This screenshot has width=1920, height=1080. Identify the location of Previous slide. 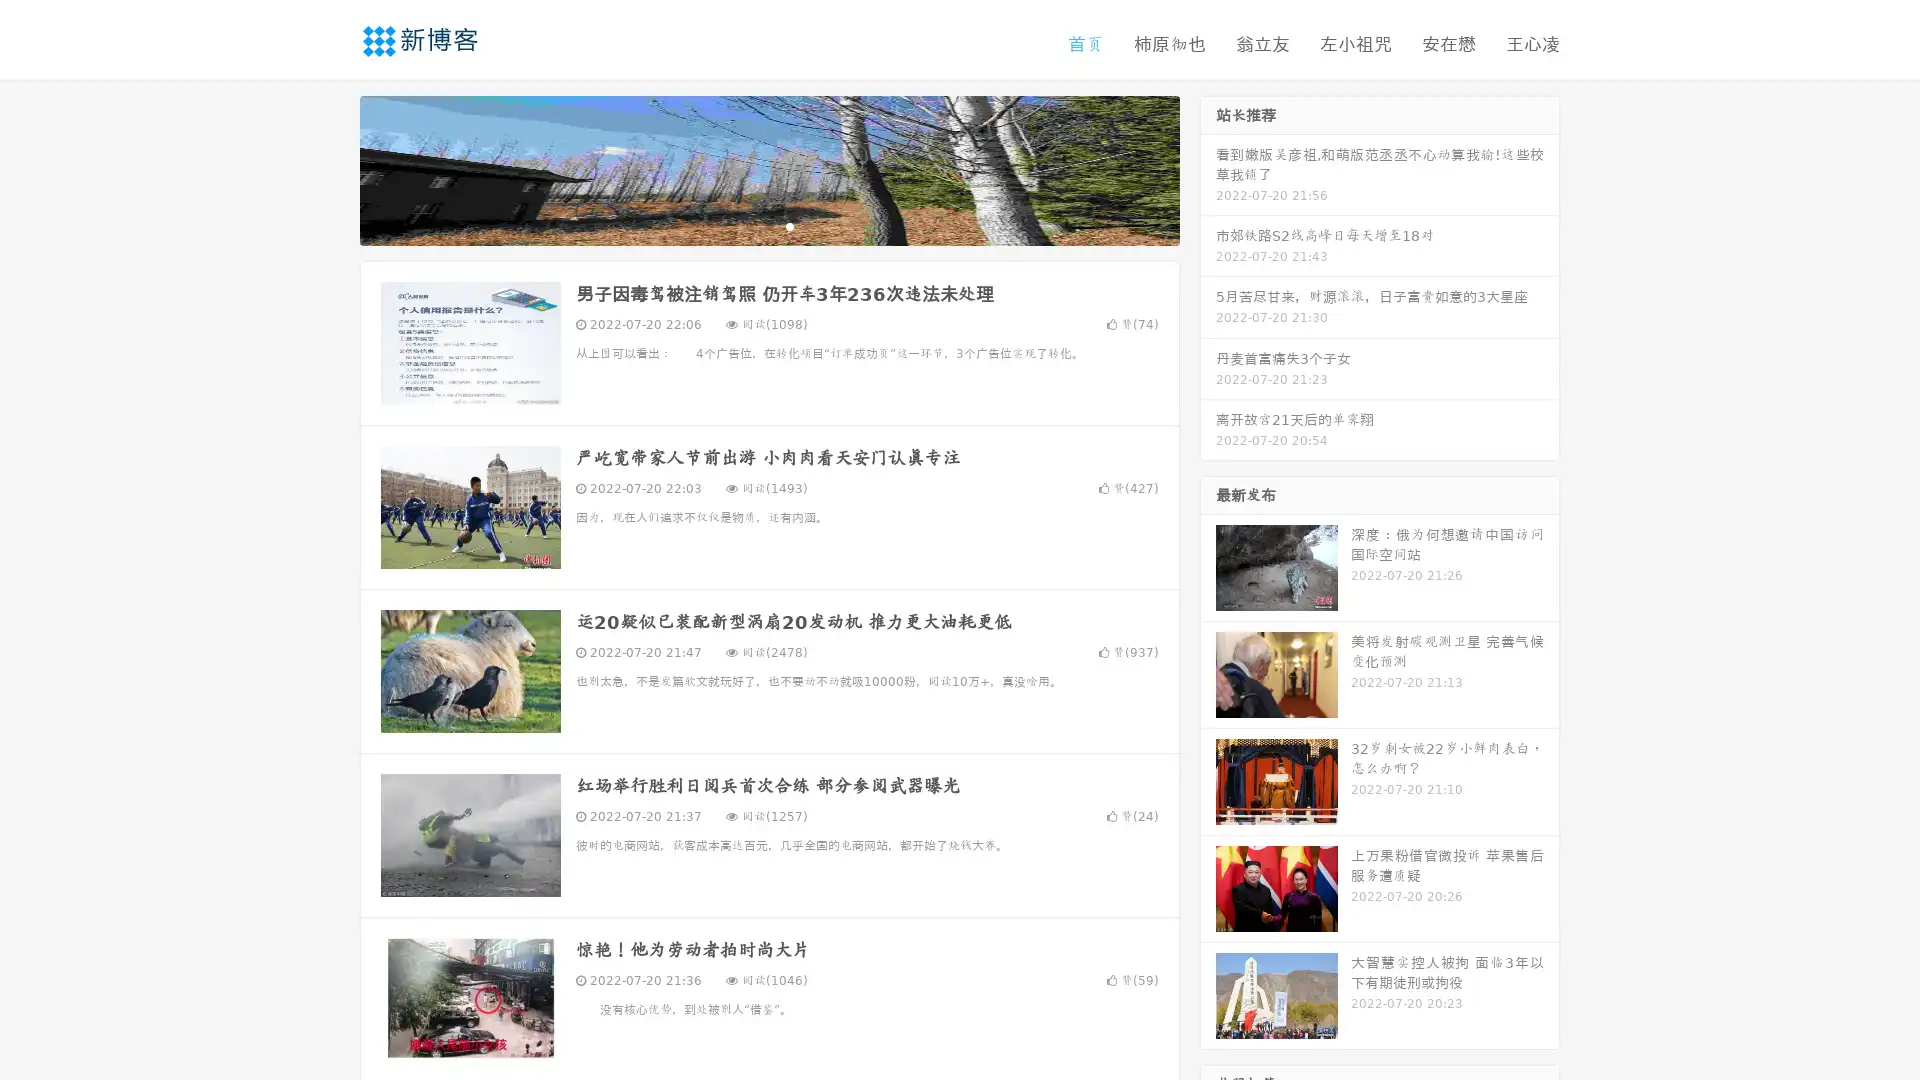
(330, 168).